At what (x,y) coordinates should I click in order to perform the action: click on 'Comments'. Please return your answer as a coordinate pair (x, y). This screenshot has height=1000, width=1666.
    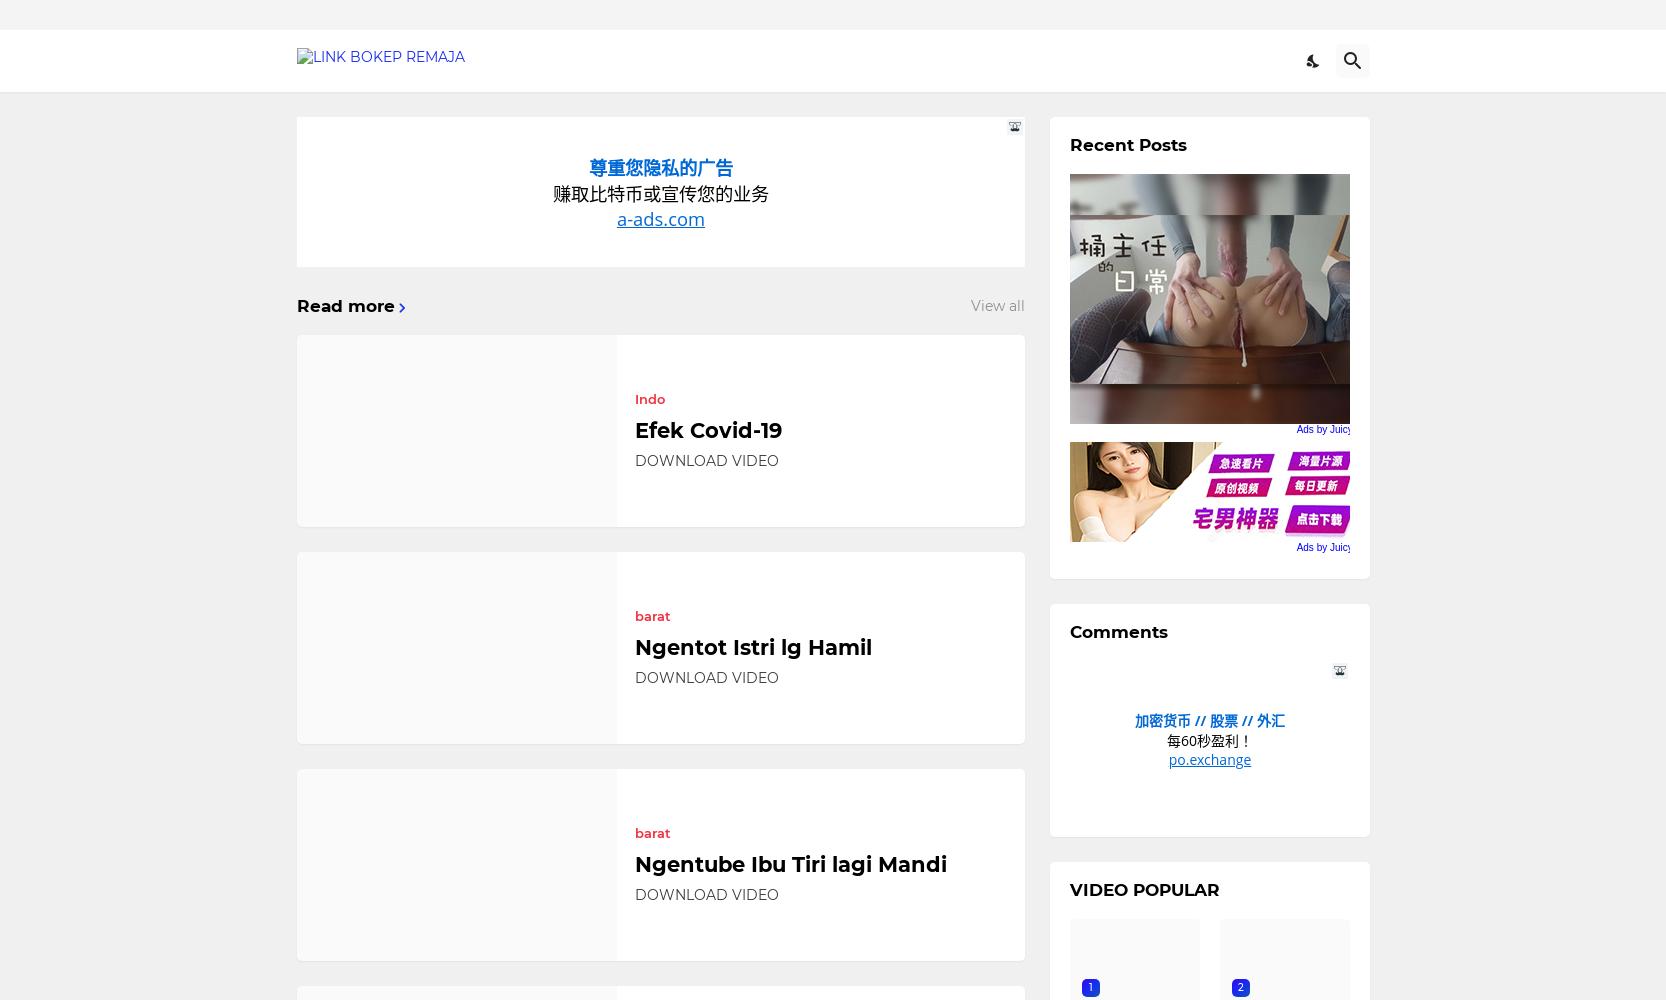
    Looking at the image, I should click on (1068, 632).